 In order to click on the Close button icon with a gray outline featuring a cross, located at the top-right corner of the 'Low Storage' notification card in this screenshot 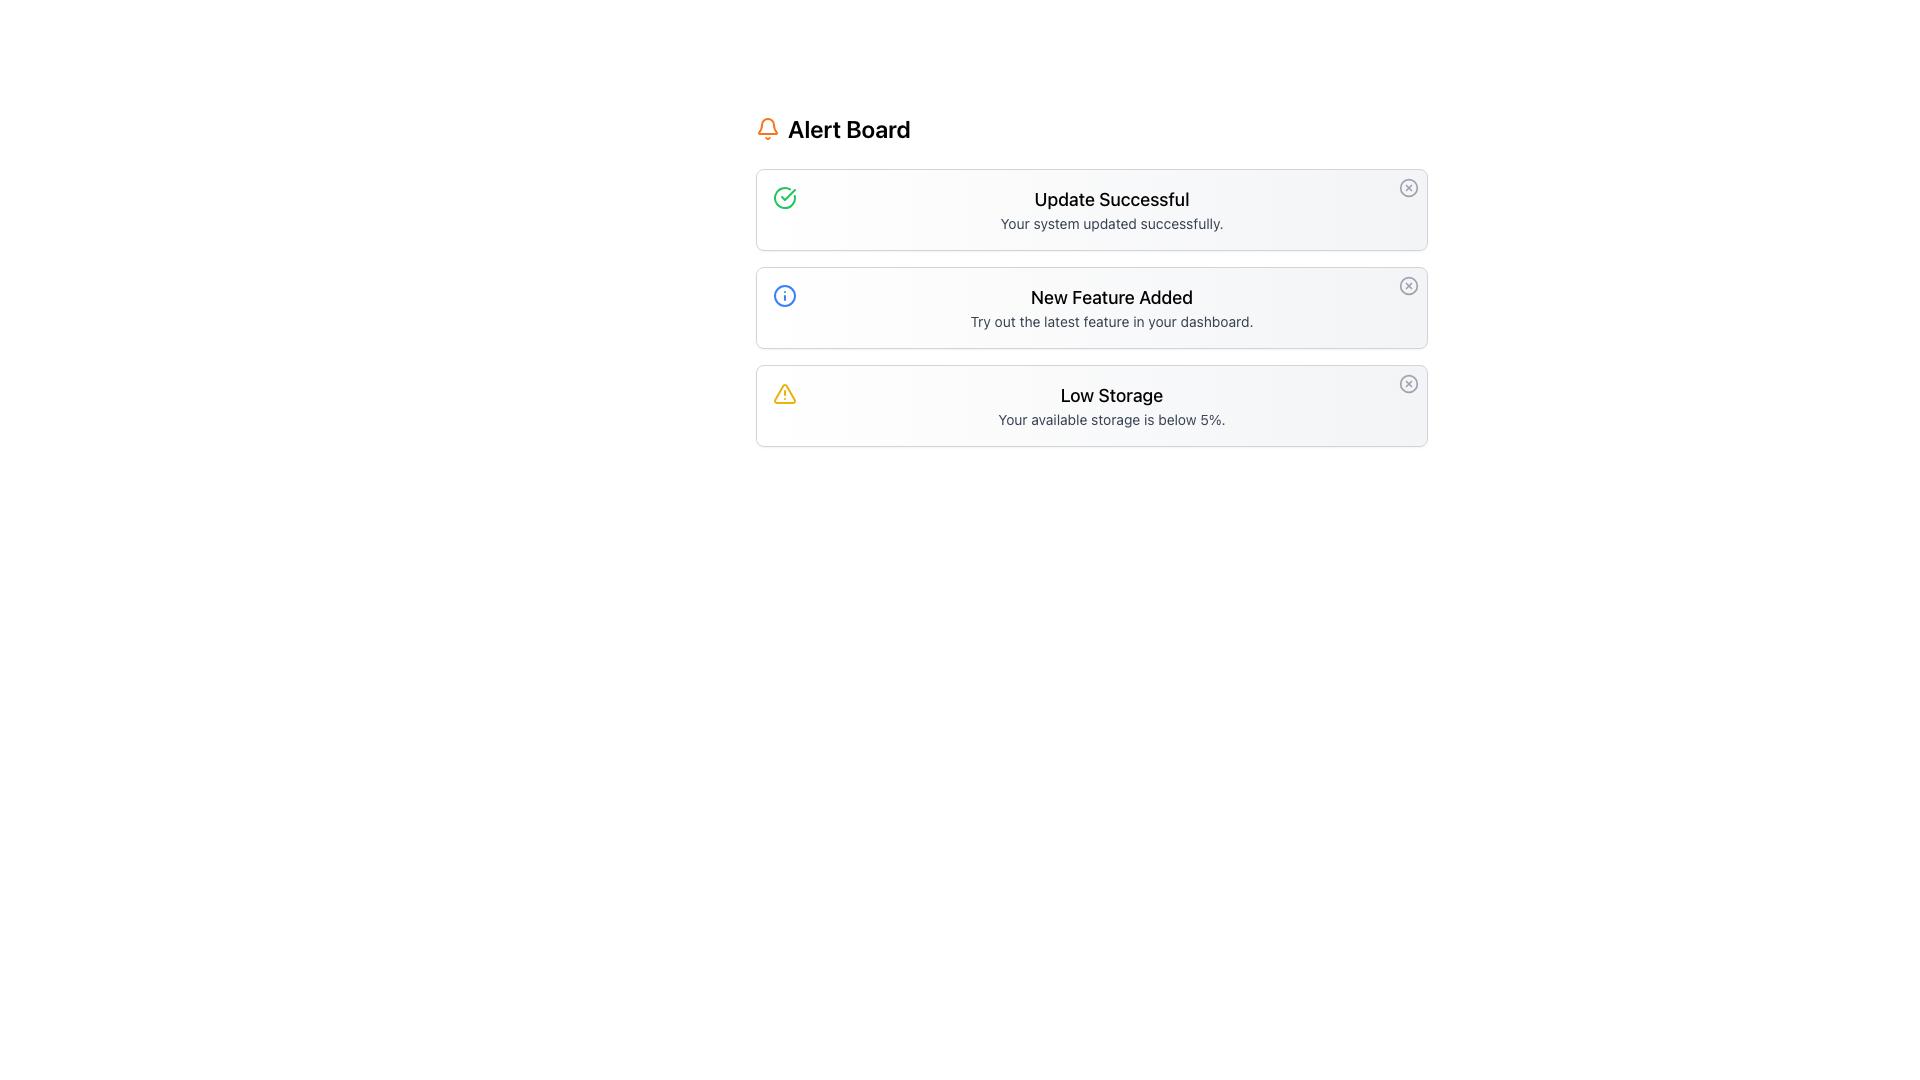, I will do `click(1408, 384)`.